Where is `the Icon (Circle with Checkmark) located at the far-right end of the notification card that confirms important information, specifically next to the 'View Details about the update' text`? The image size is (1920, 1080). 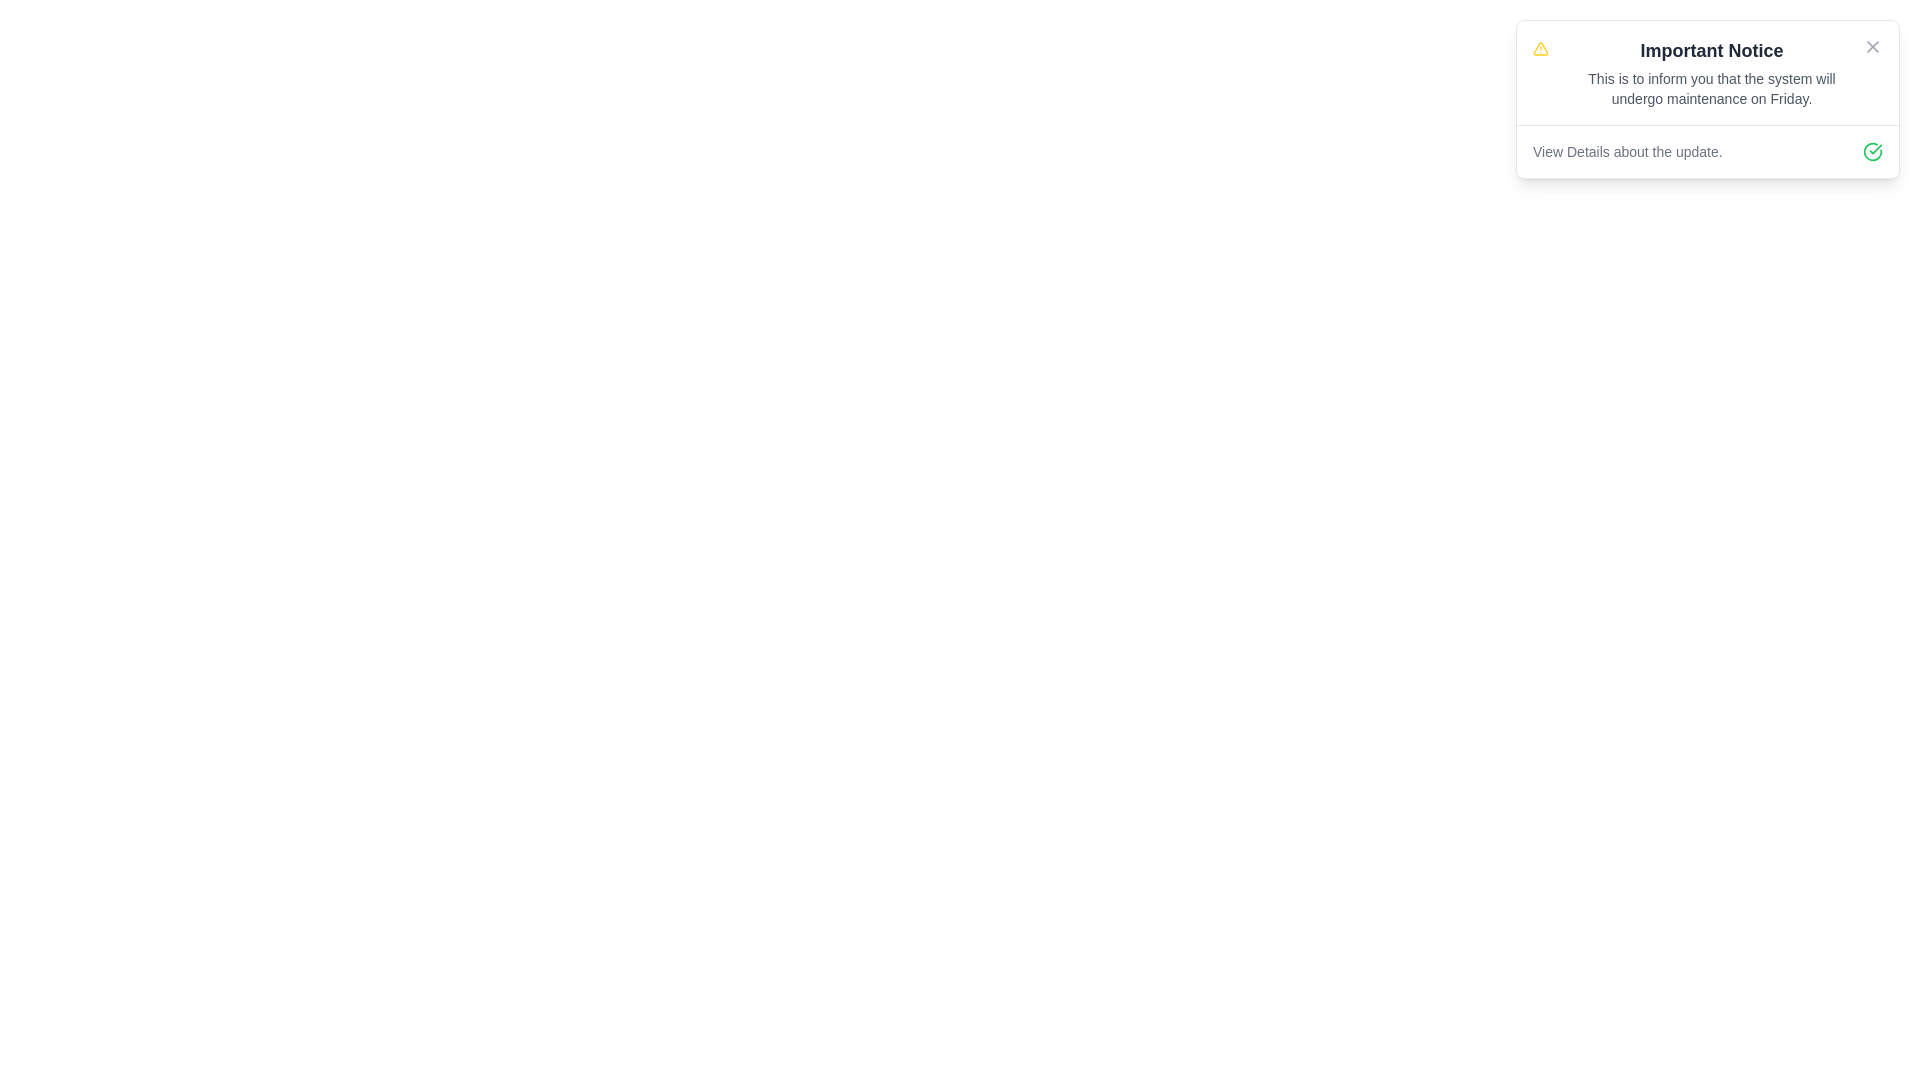 the Icon (Circle with Checkmark) located at the far-right end of the notification card that confirms important information, specifically next to the 'View Details about the update' text is located at coordinates (1871, 150).